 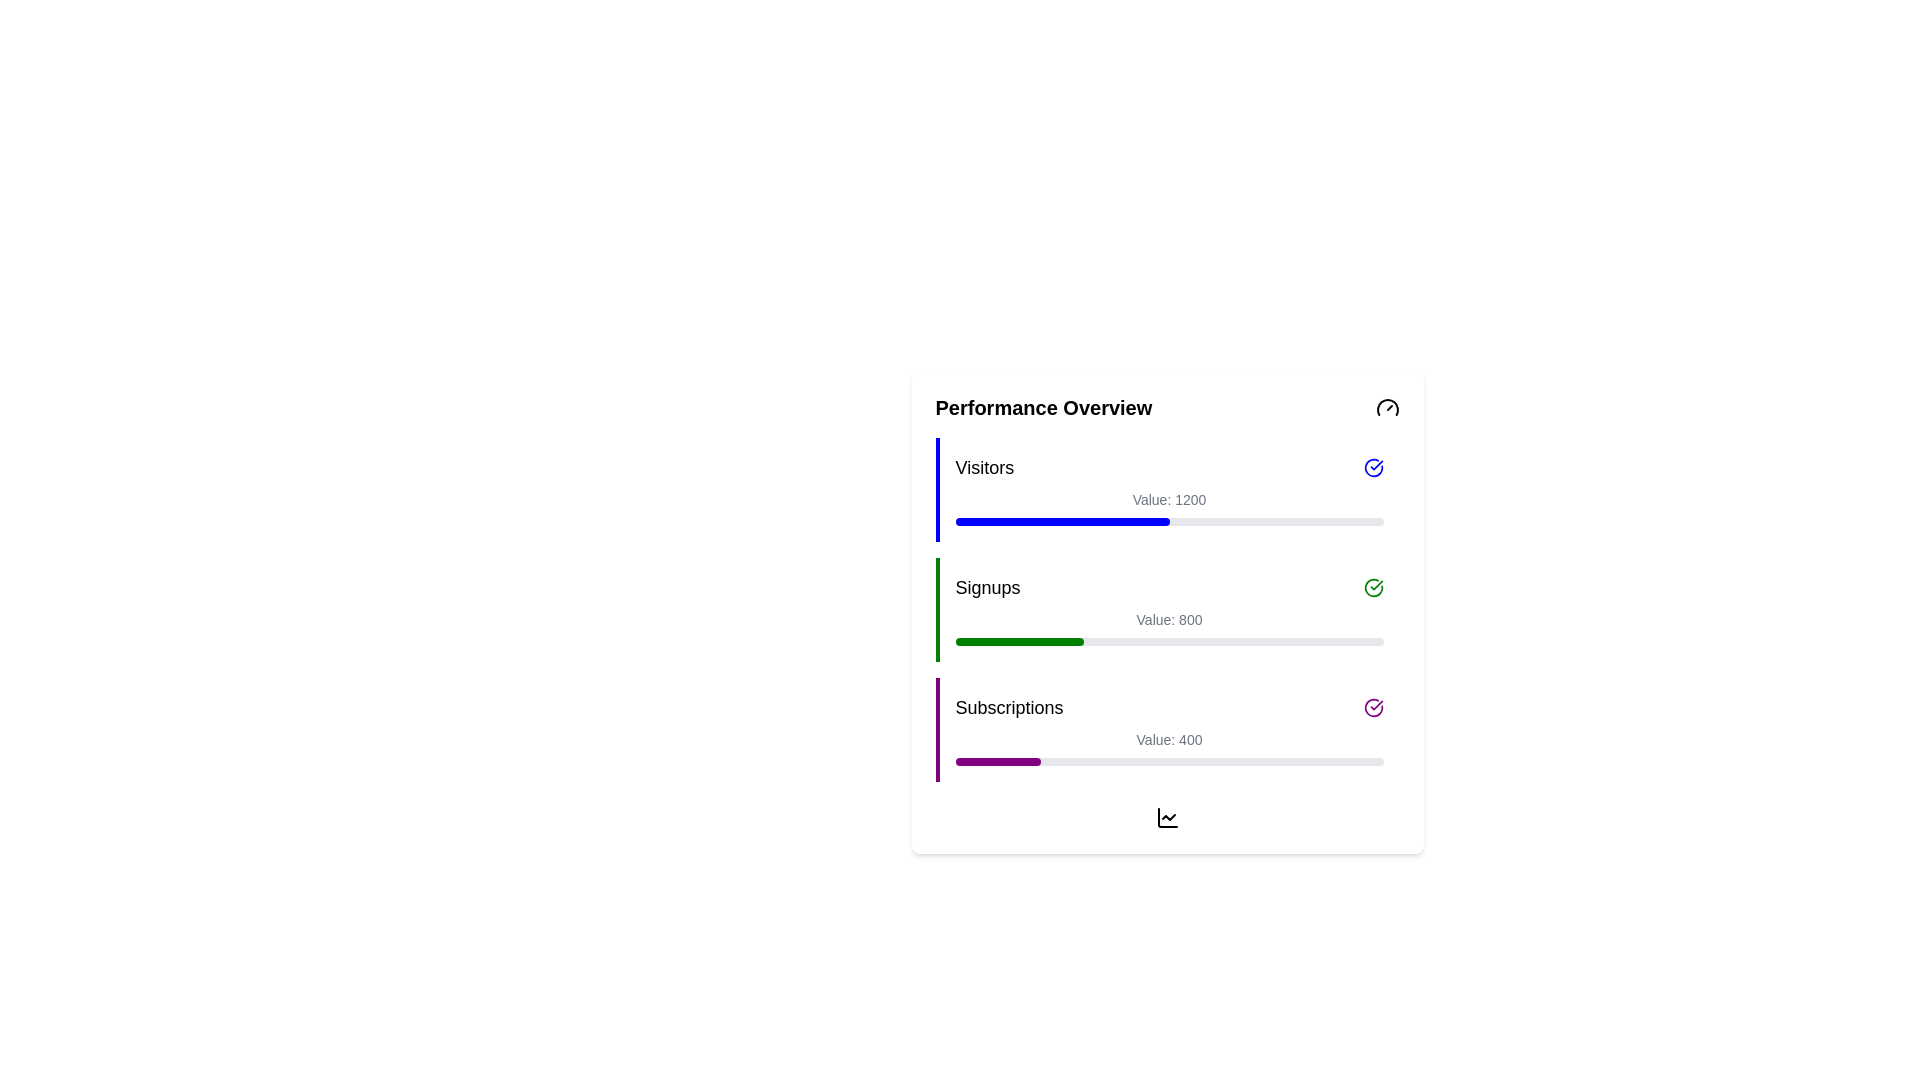 I want to click on the 'Signups' entry in the Information panel of the Performance Overview grid, so click(x=1167, y=608).